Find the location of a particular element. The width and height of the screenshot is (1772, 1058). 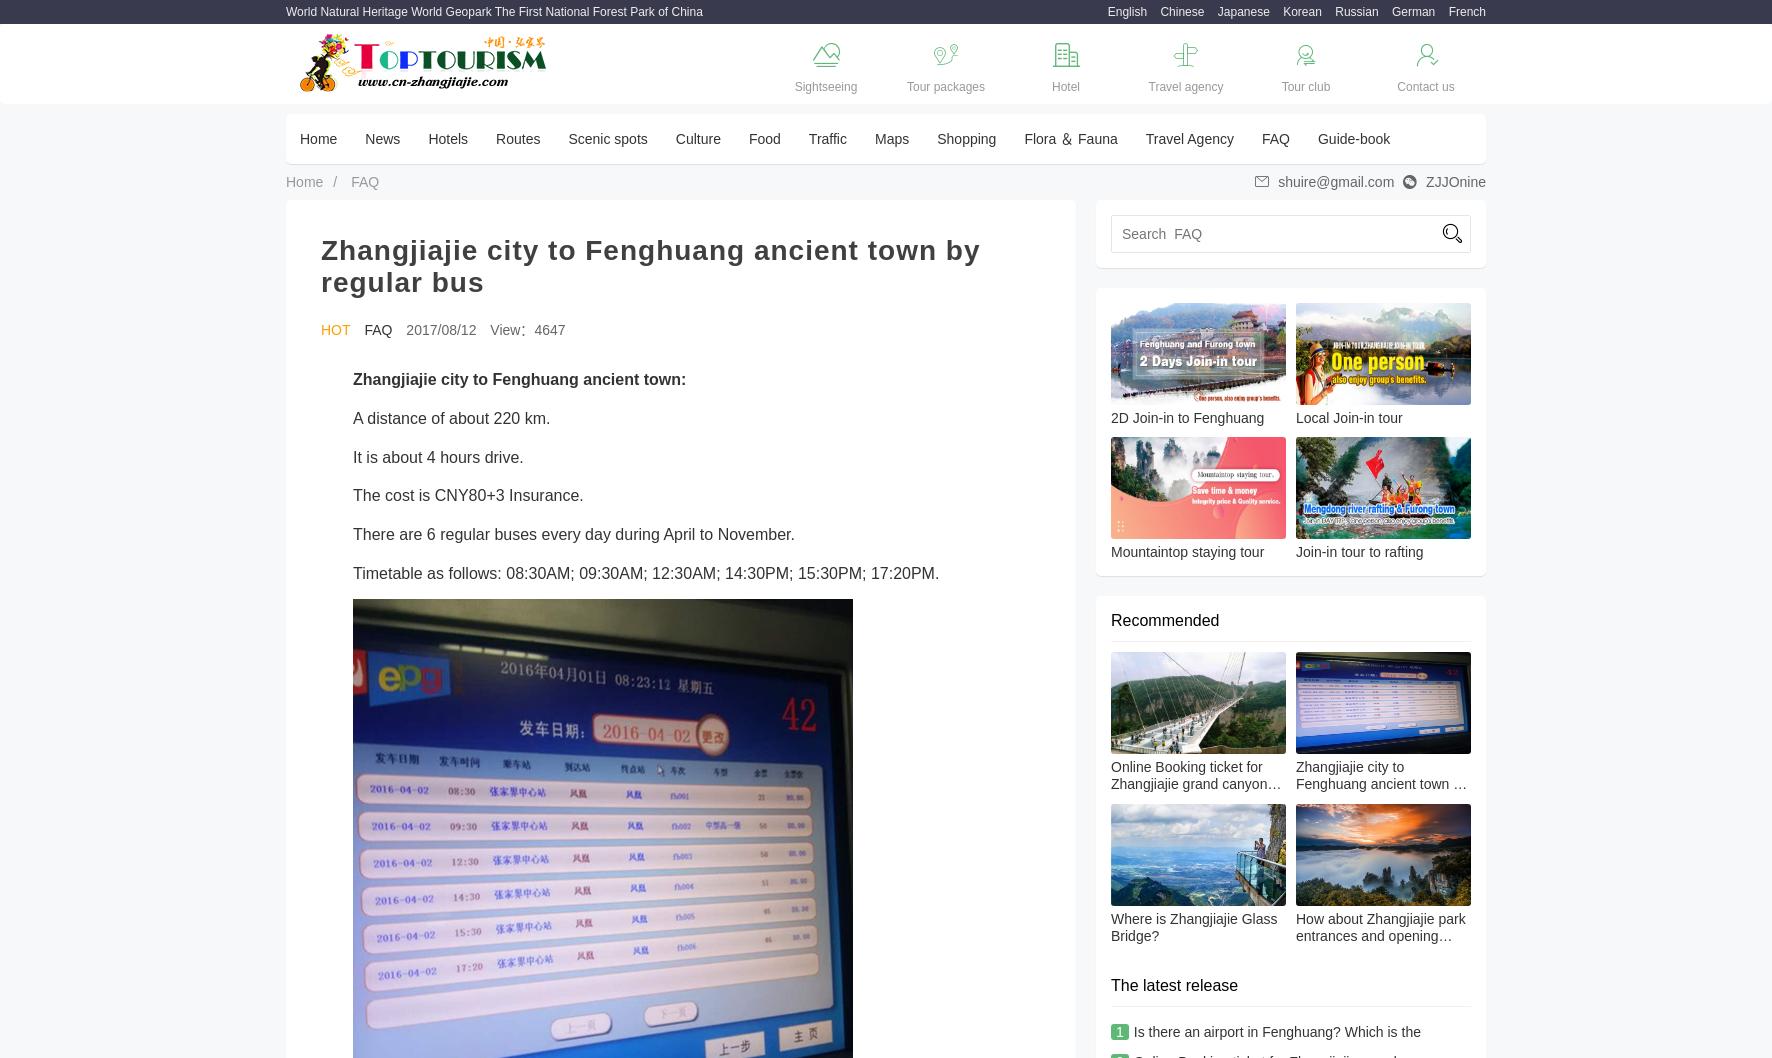

'Shopping' is located at coordinates (965, 138).